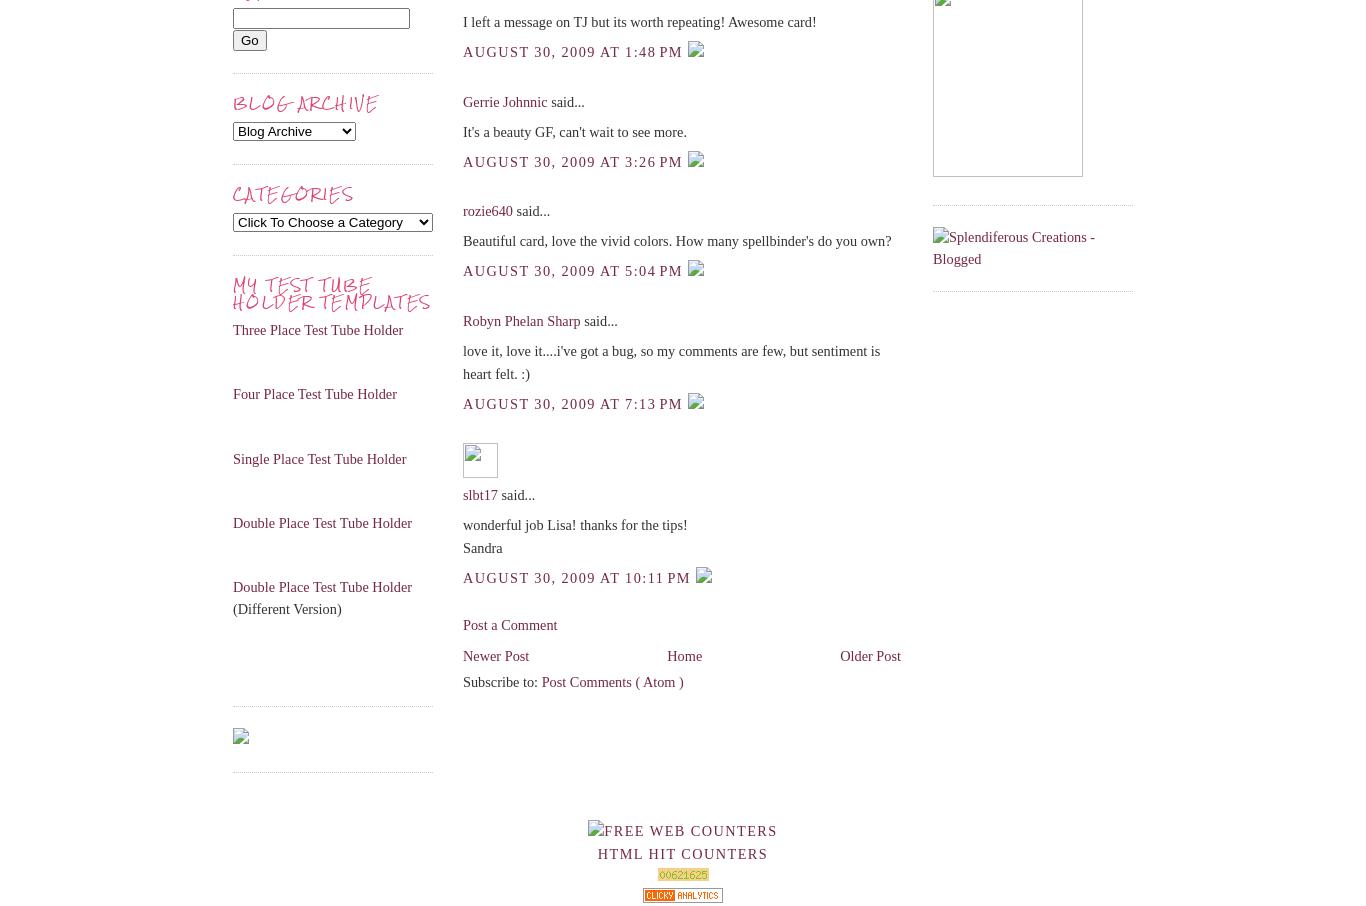 The width and height of the screenshot is (1366, 906). What do you see at coordinates (462, 130) in the screenshot?
I see `'It's a beauty GF, can't wait to see more.'` at bounding box center [462, 130].